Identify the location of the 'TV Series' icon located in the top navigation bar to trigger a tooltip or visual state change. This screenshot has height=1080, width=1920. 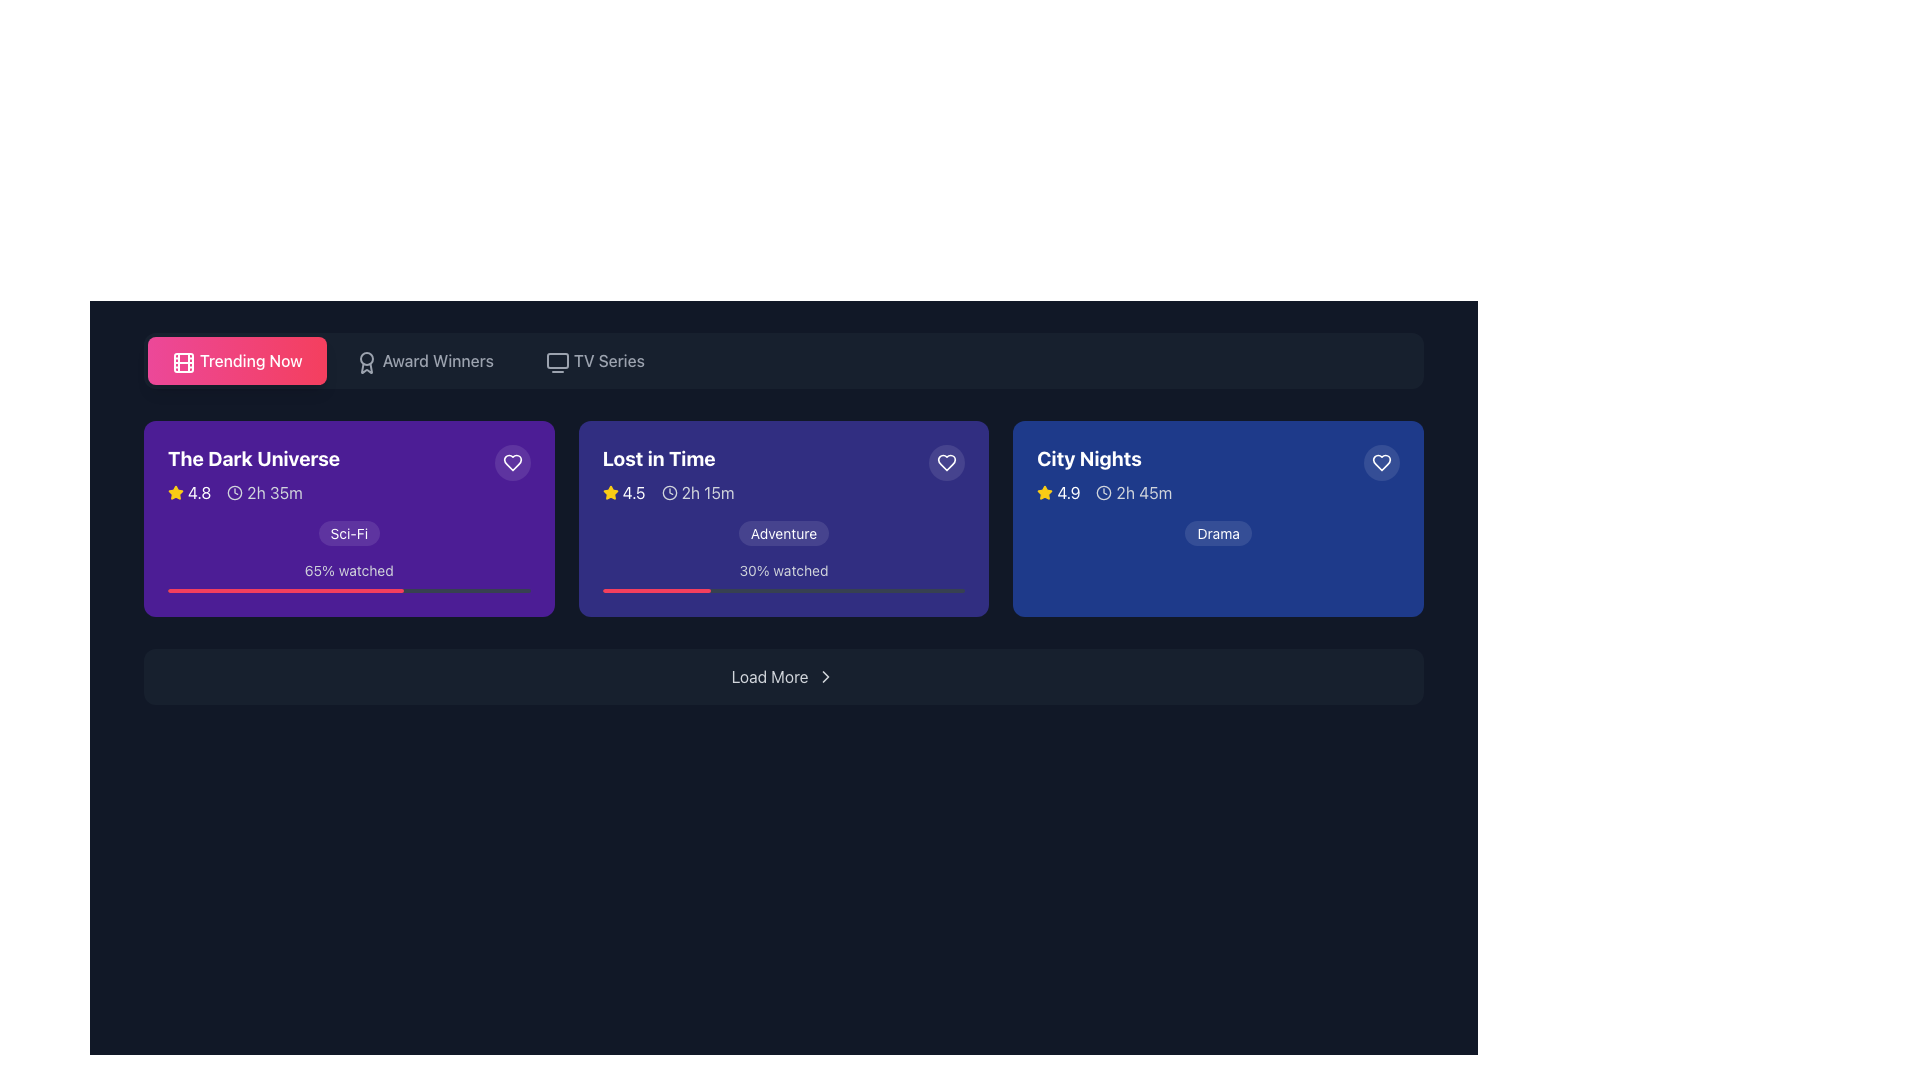
(557, 362).